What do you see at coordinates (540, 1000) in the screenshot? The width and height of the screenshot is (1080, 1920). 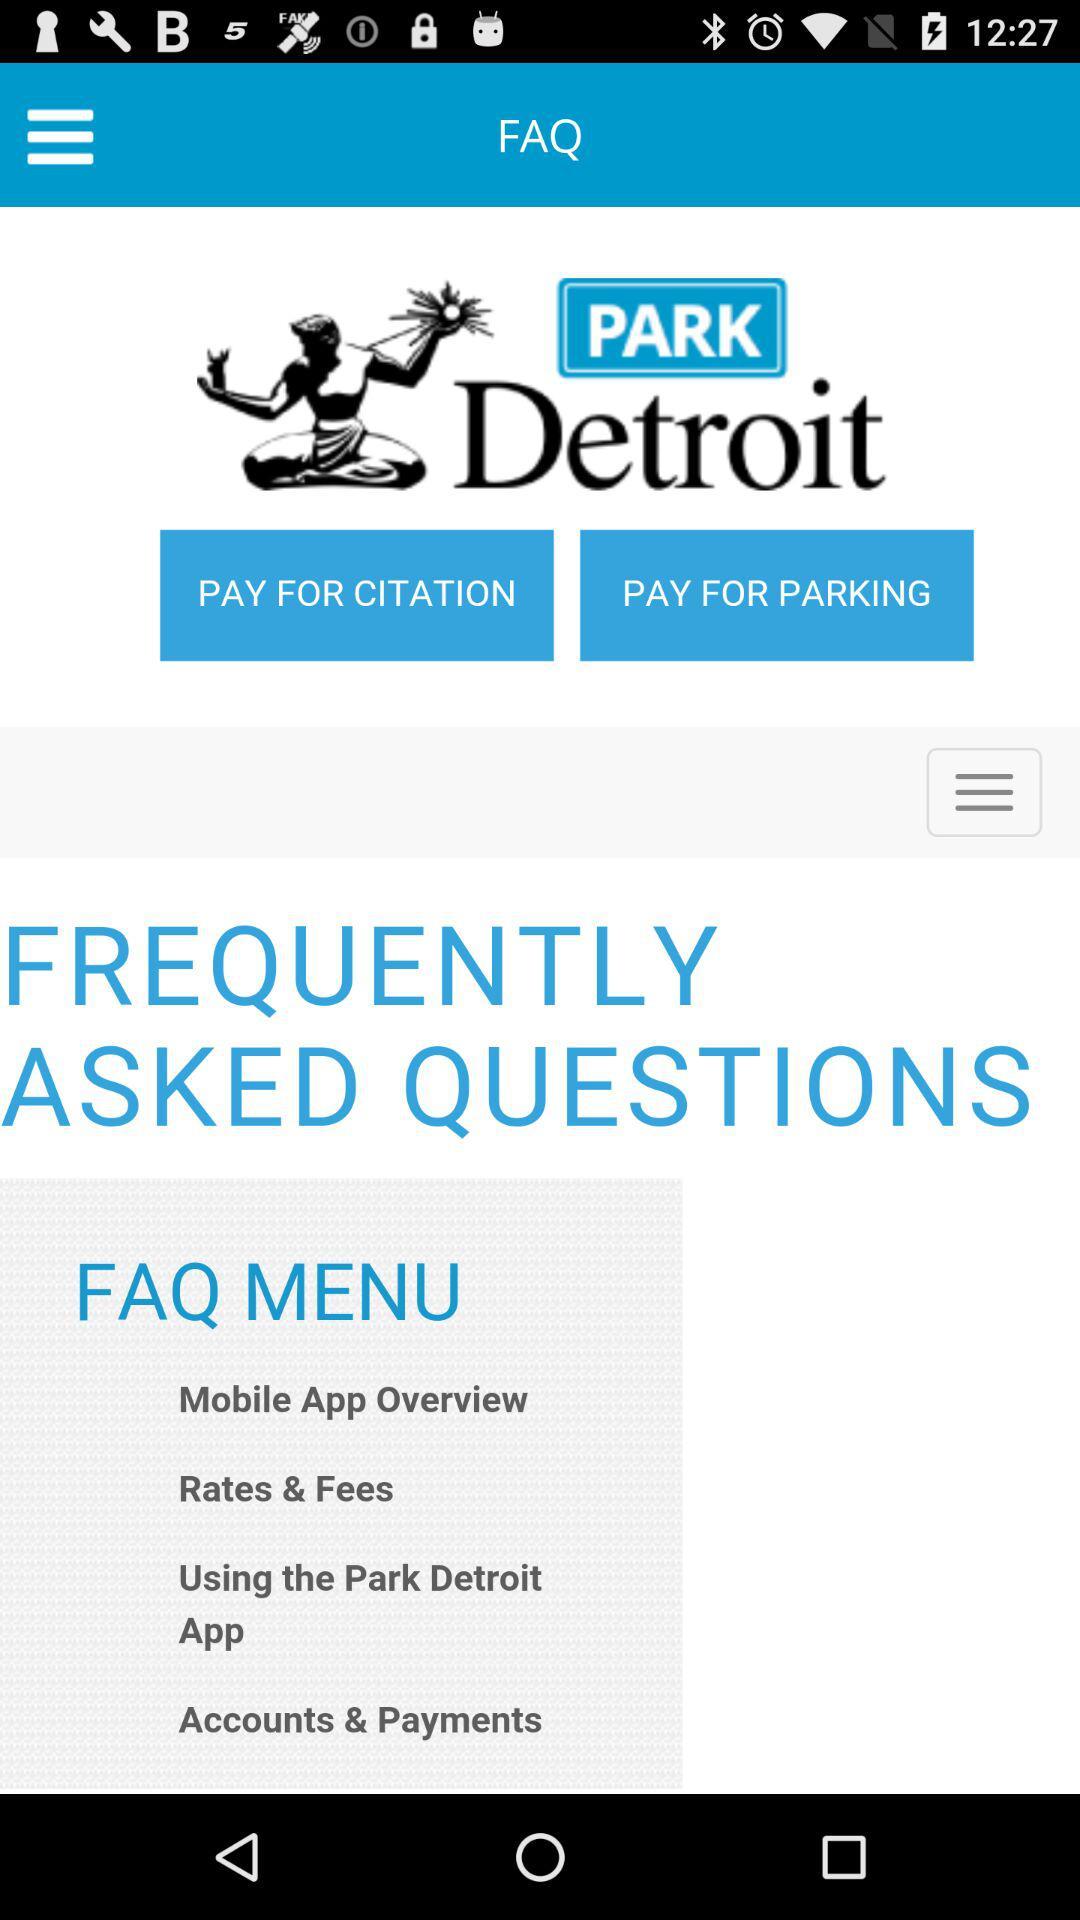 I see `the entire article` at bounding box center [540, 1000].